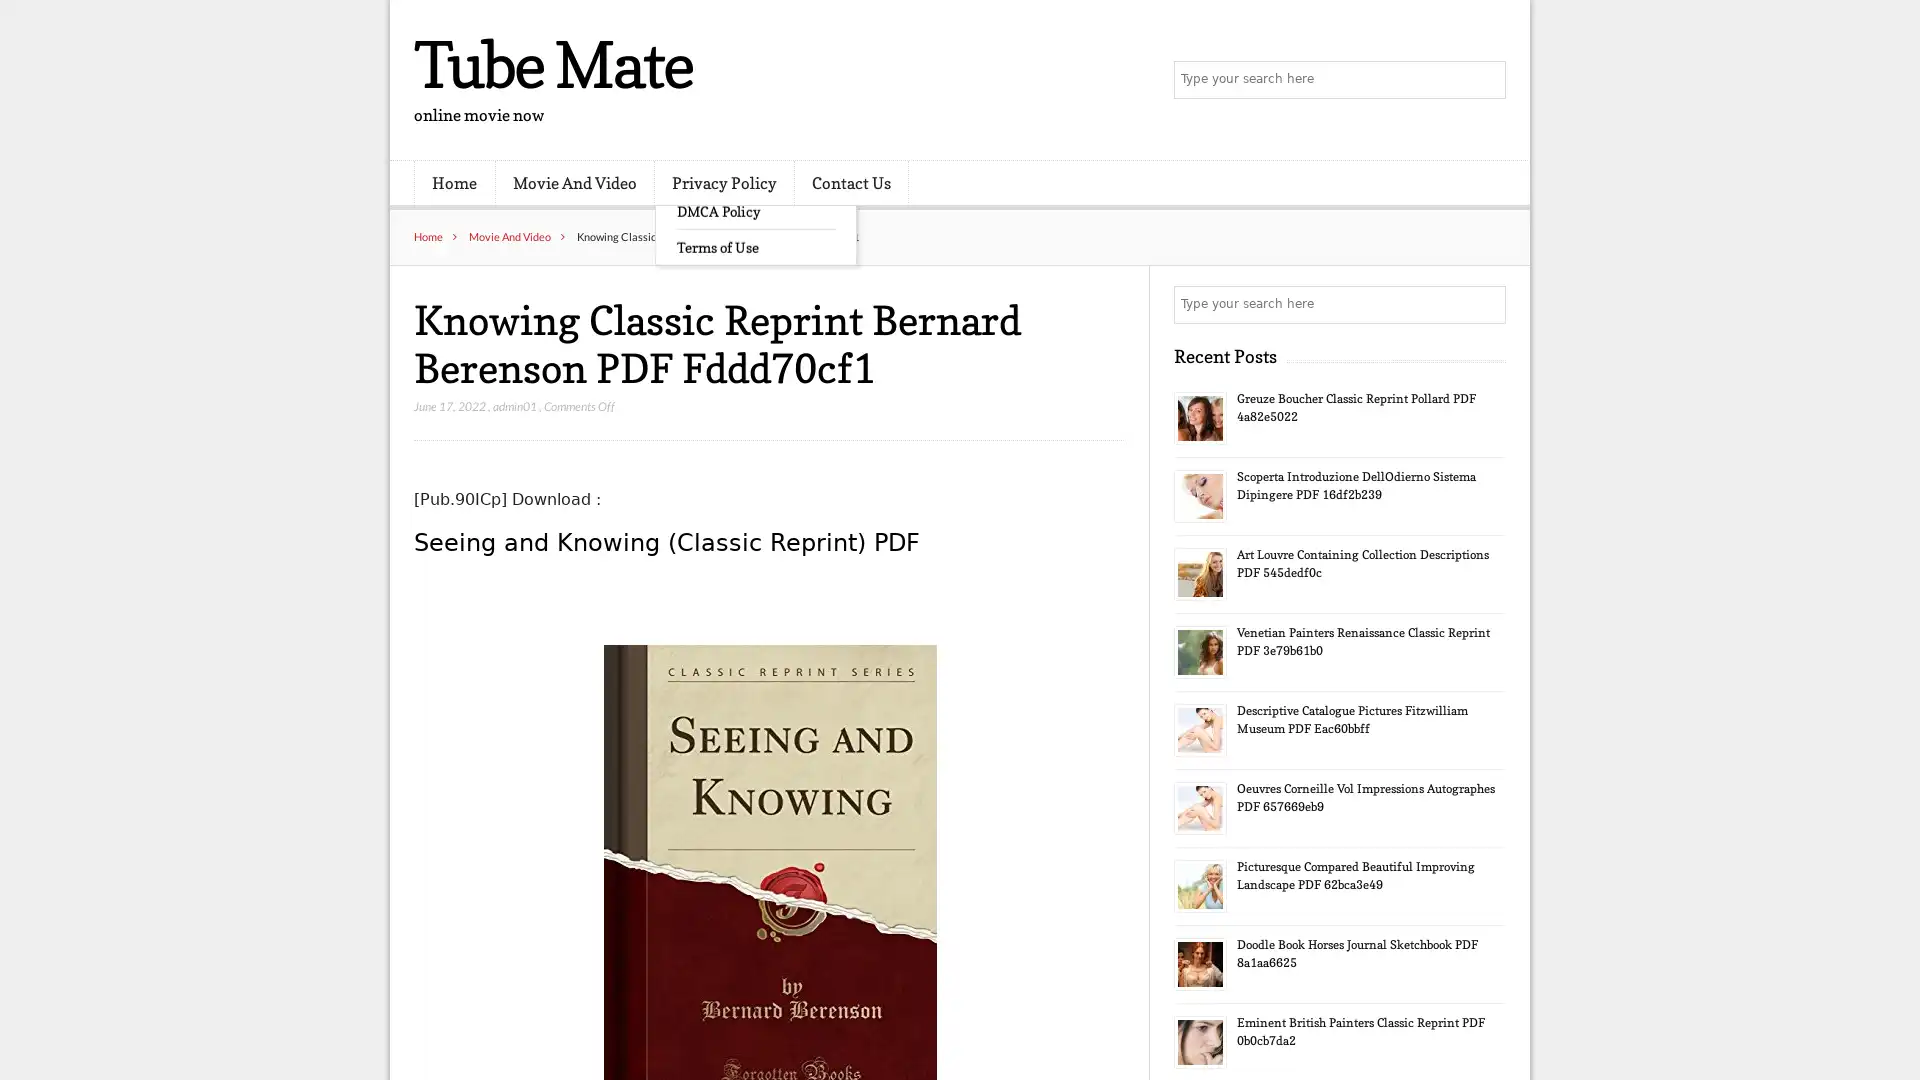  What do you see at coordinates (1485, 80) in the screenshot?
I see `Search` at bounding box center [1485, 80].